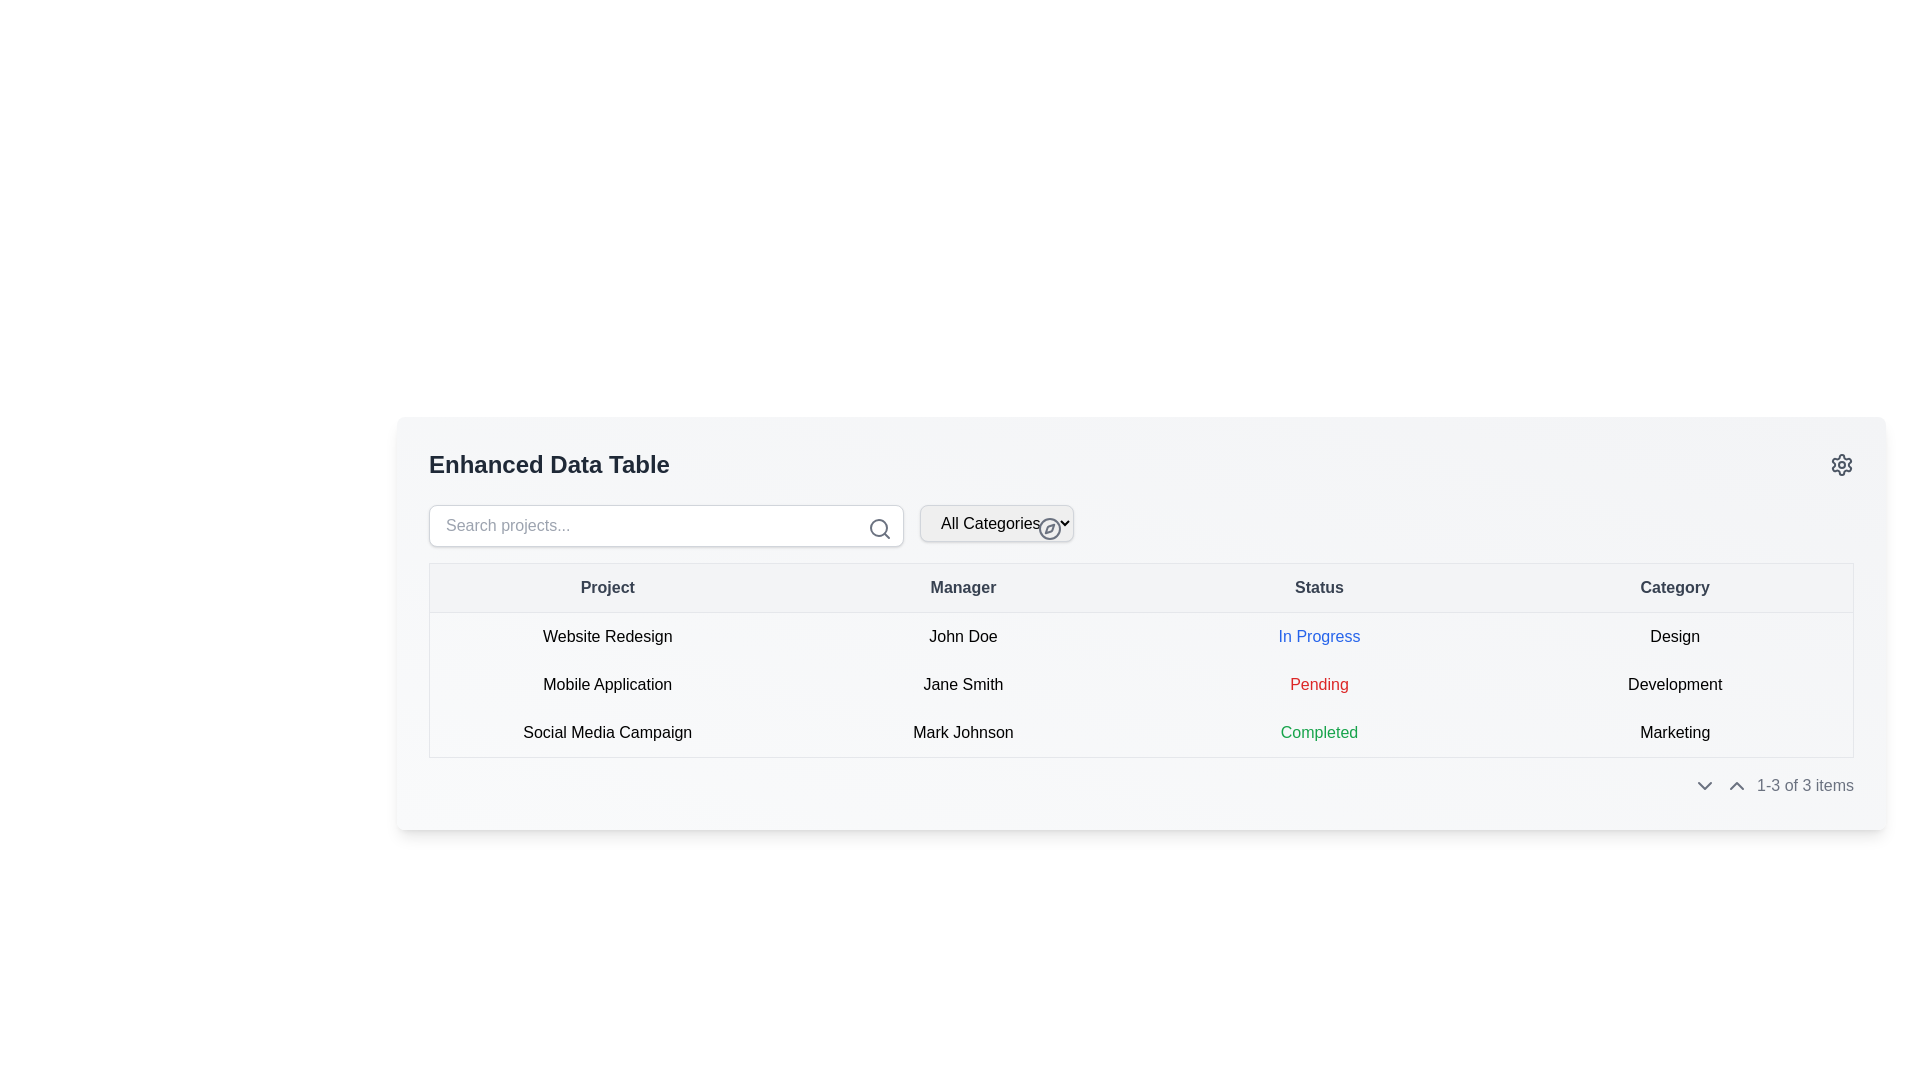 The width and height of the screenshot is (1920, 1080). Describe the element at coordinates (1319, 636) in the screenshot. I see `the static text element displaying 'In Progress' in blue color, located in the 'Status' column of the table for the project 'Website Redesign'` at that location.